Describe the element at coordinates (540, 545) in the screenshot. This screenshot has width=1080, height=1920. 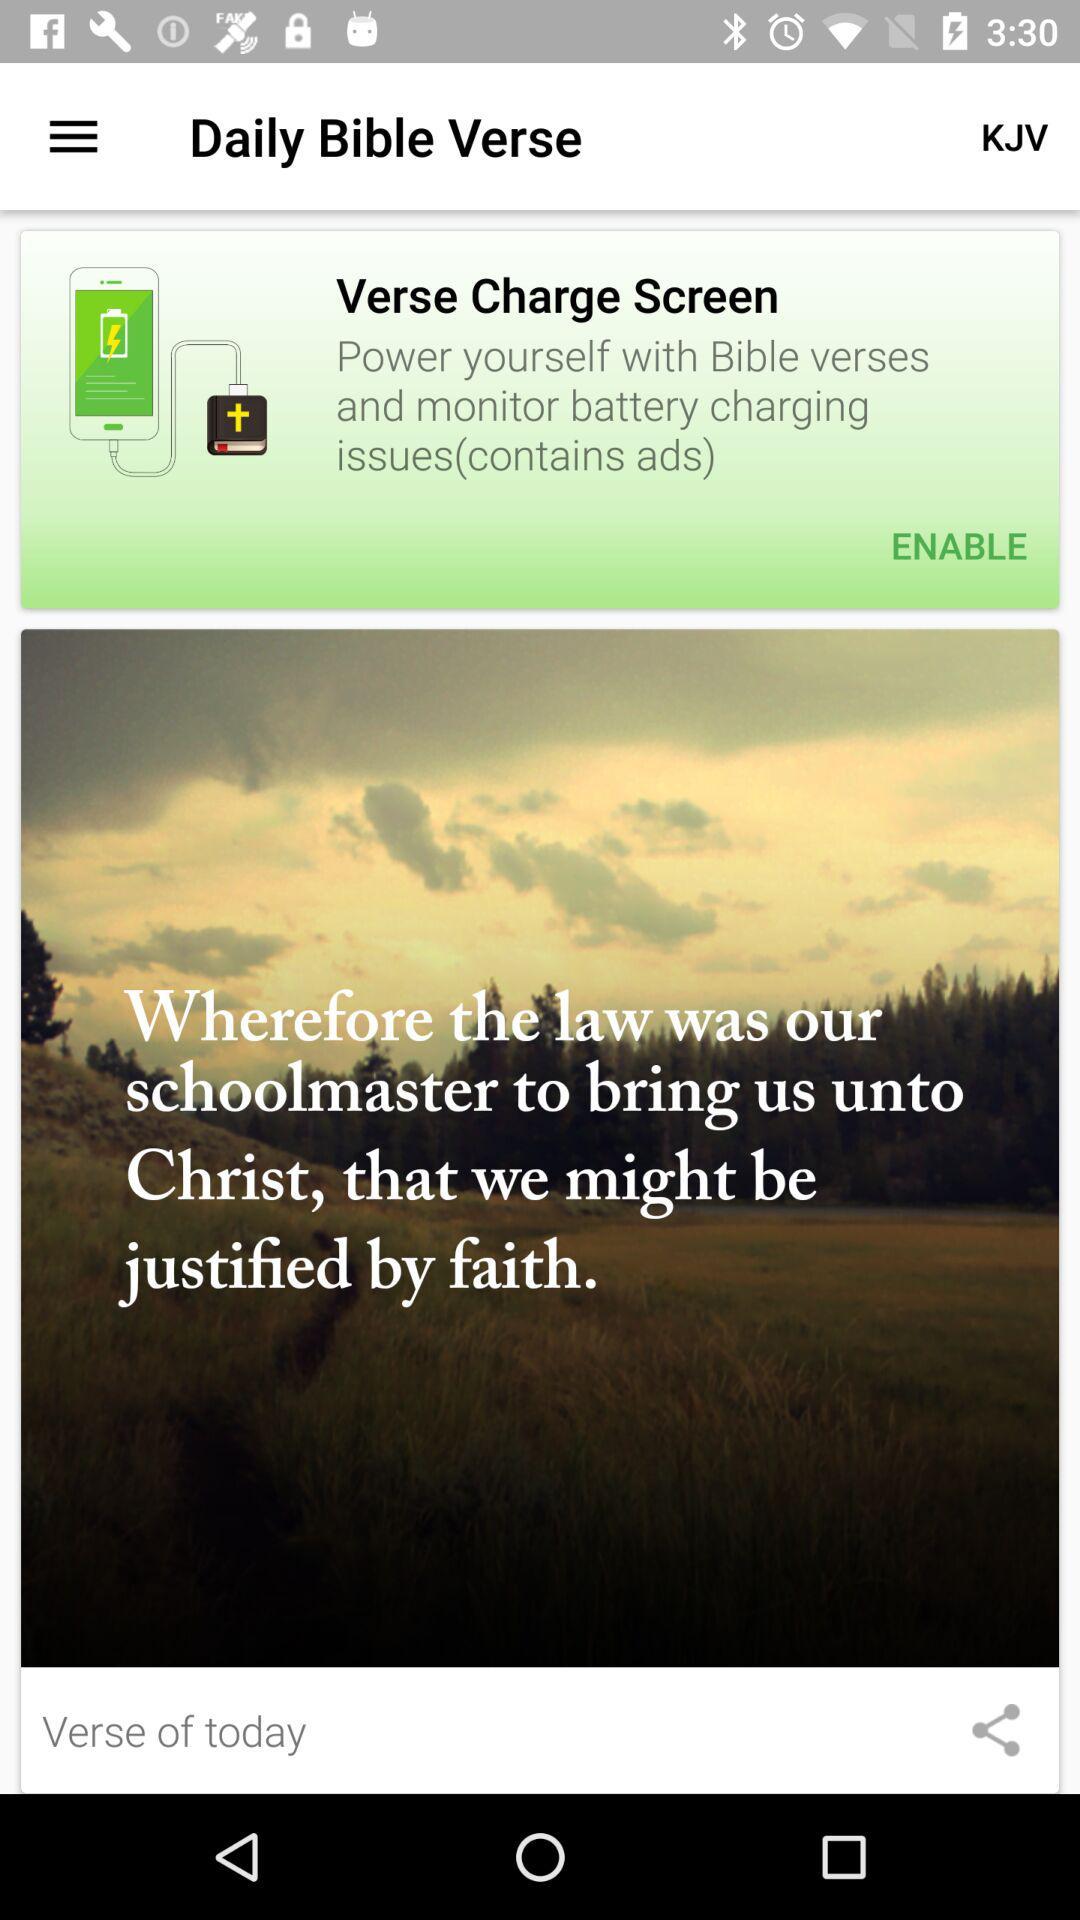
I see `item below the power yourself with` at that location.